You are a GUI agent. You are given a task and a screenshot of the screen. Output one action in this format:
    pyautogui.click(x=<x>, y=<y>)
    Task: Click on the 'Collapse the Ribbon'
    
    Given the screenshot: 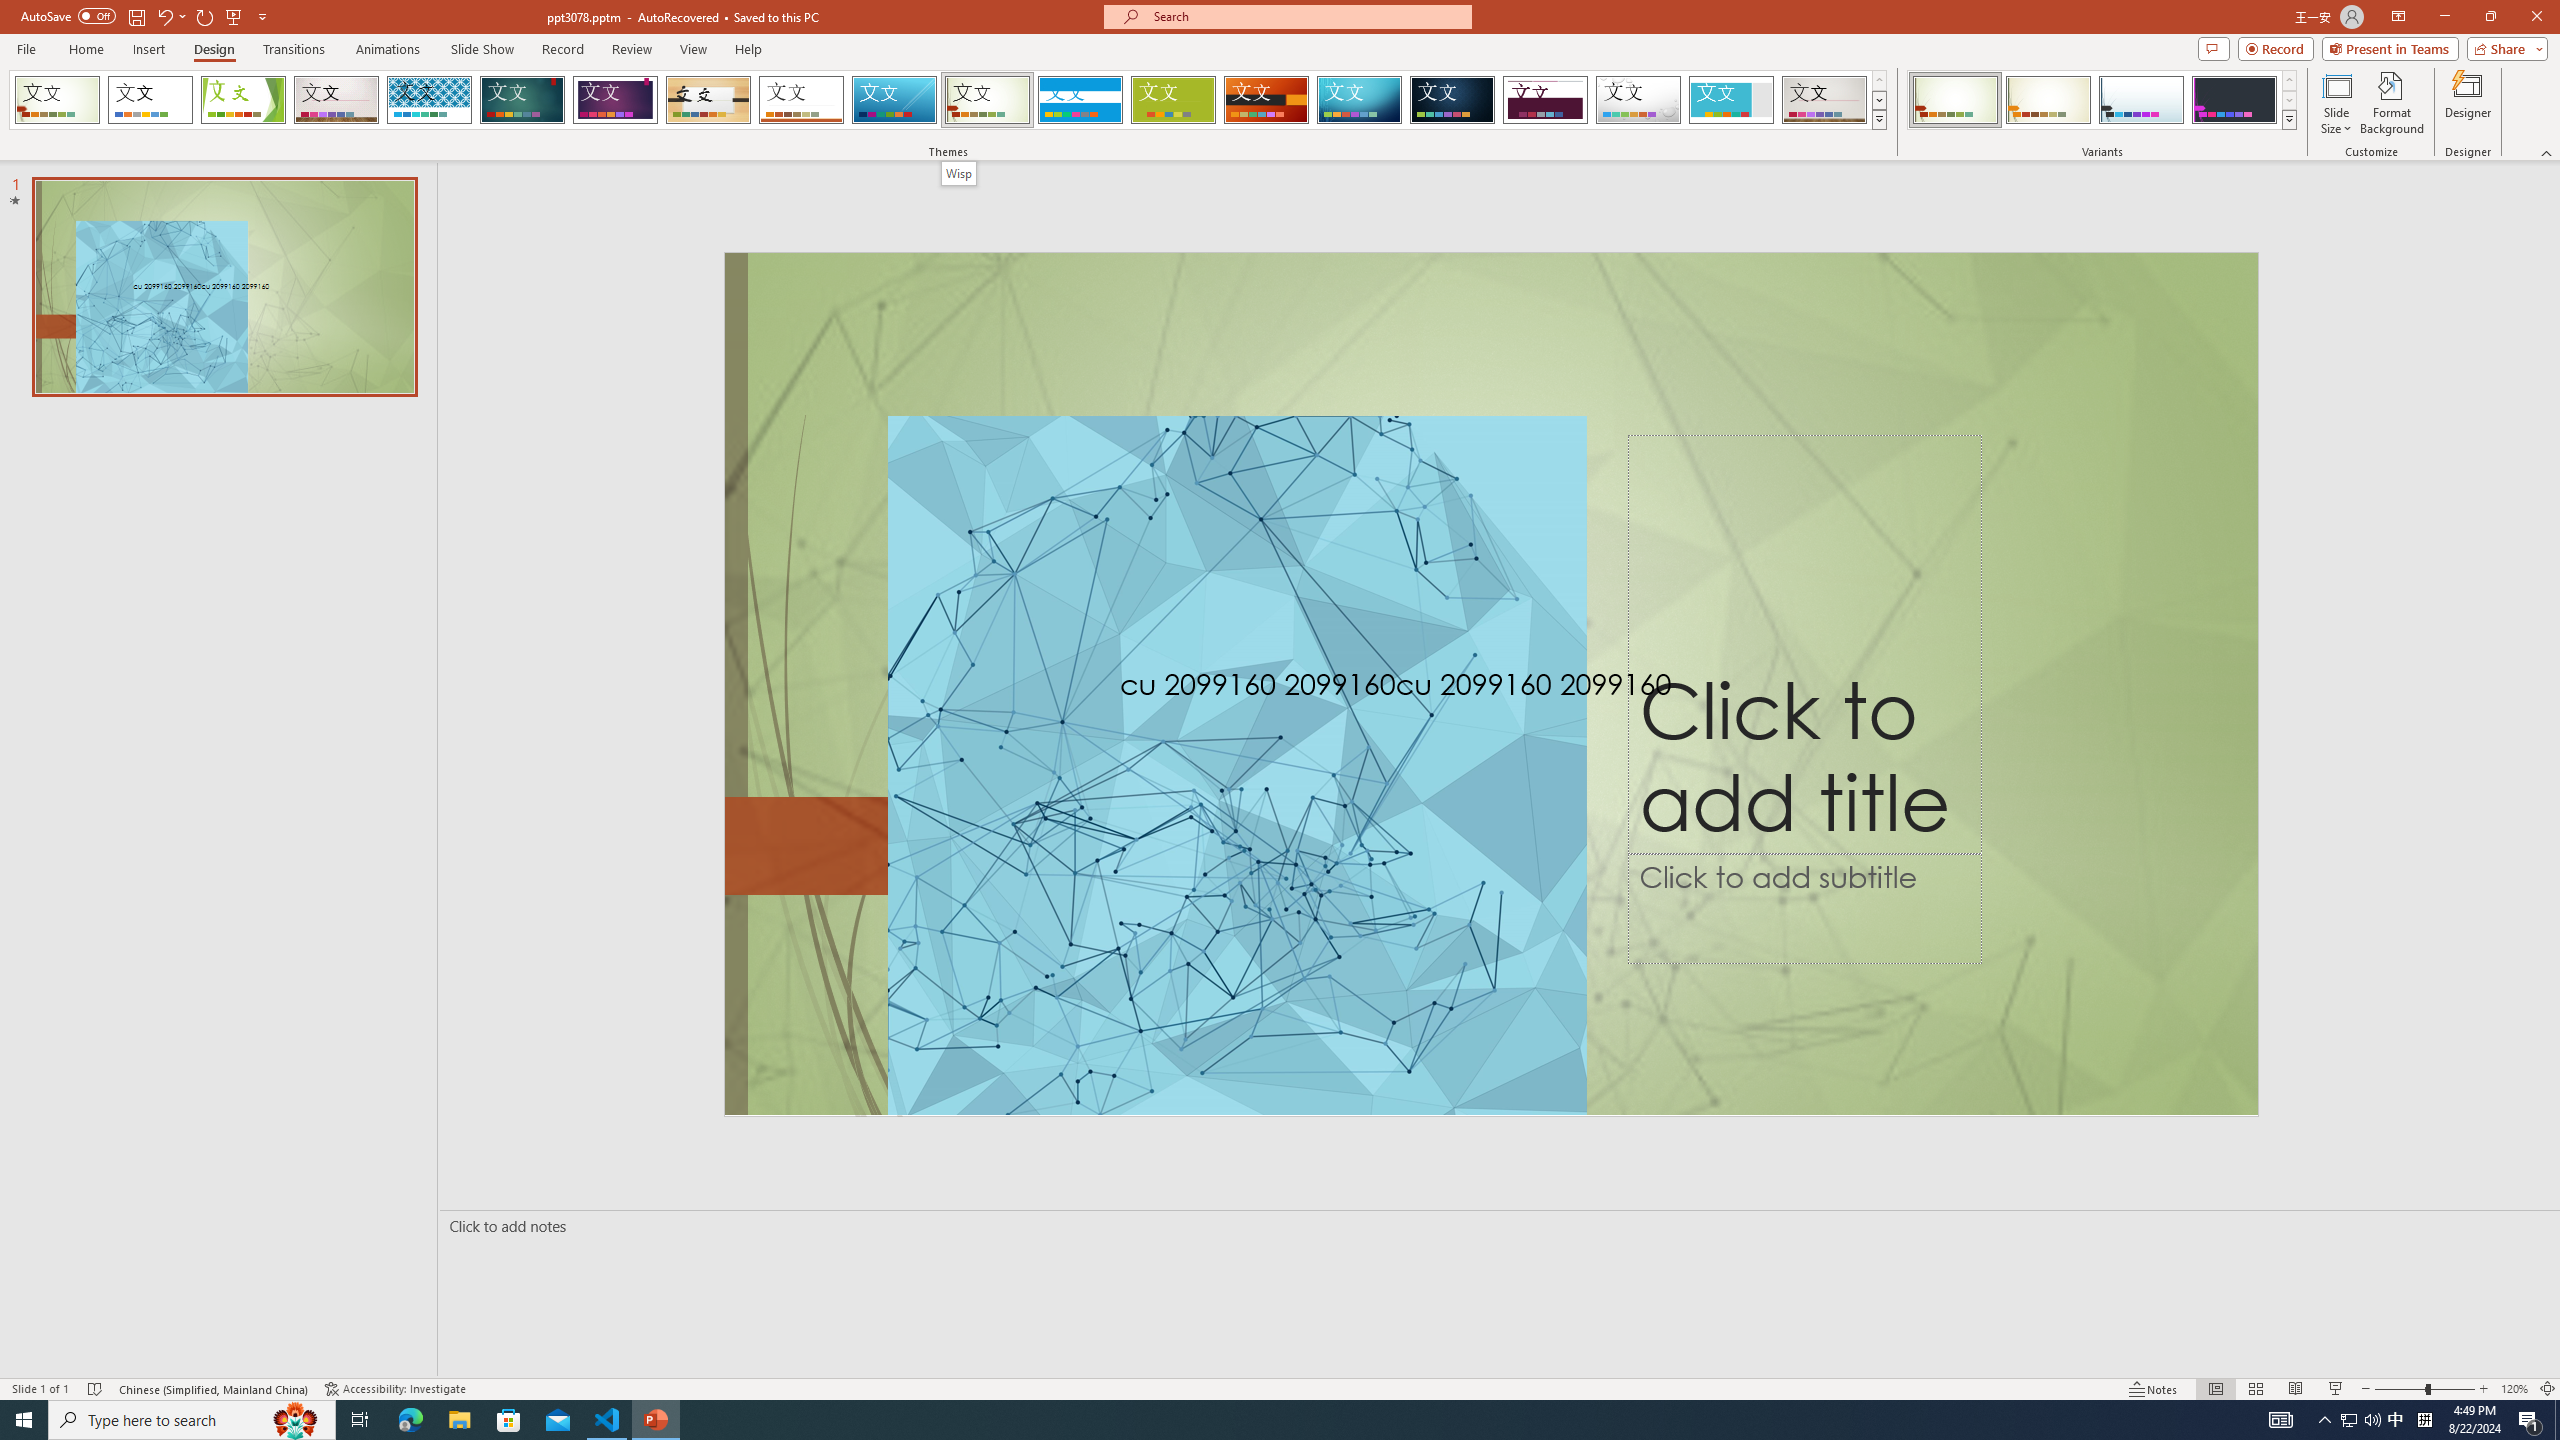 What is the action you would take?
    pyautogui.click(x=2547, y=153)
    